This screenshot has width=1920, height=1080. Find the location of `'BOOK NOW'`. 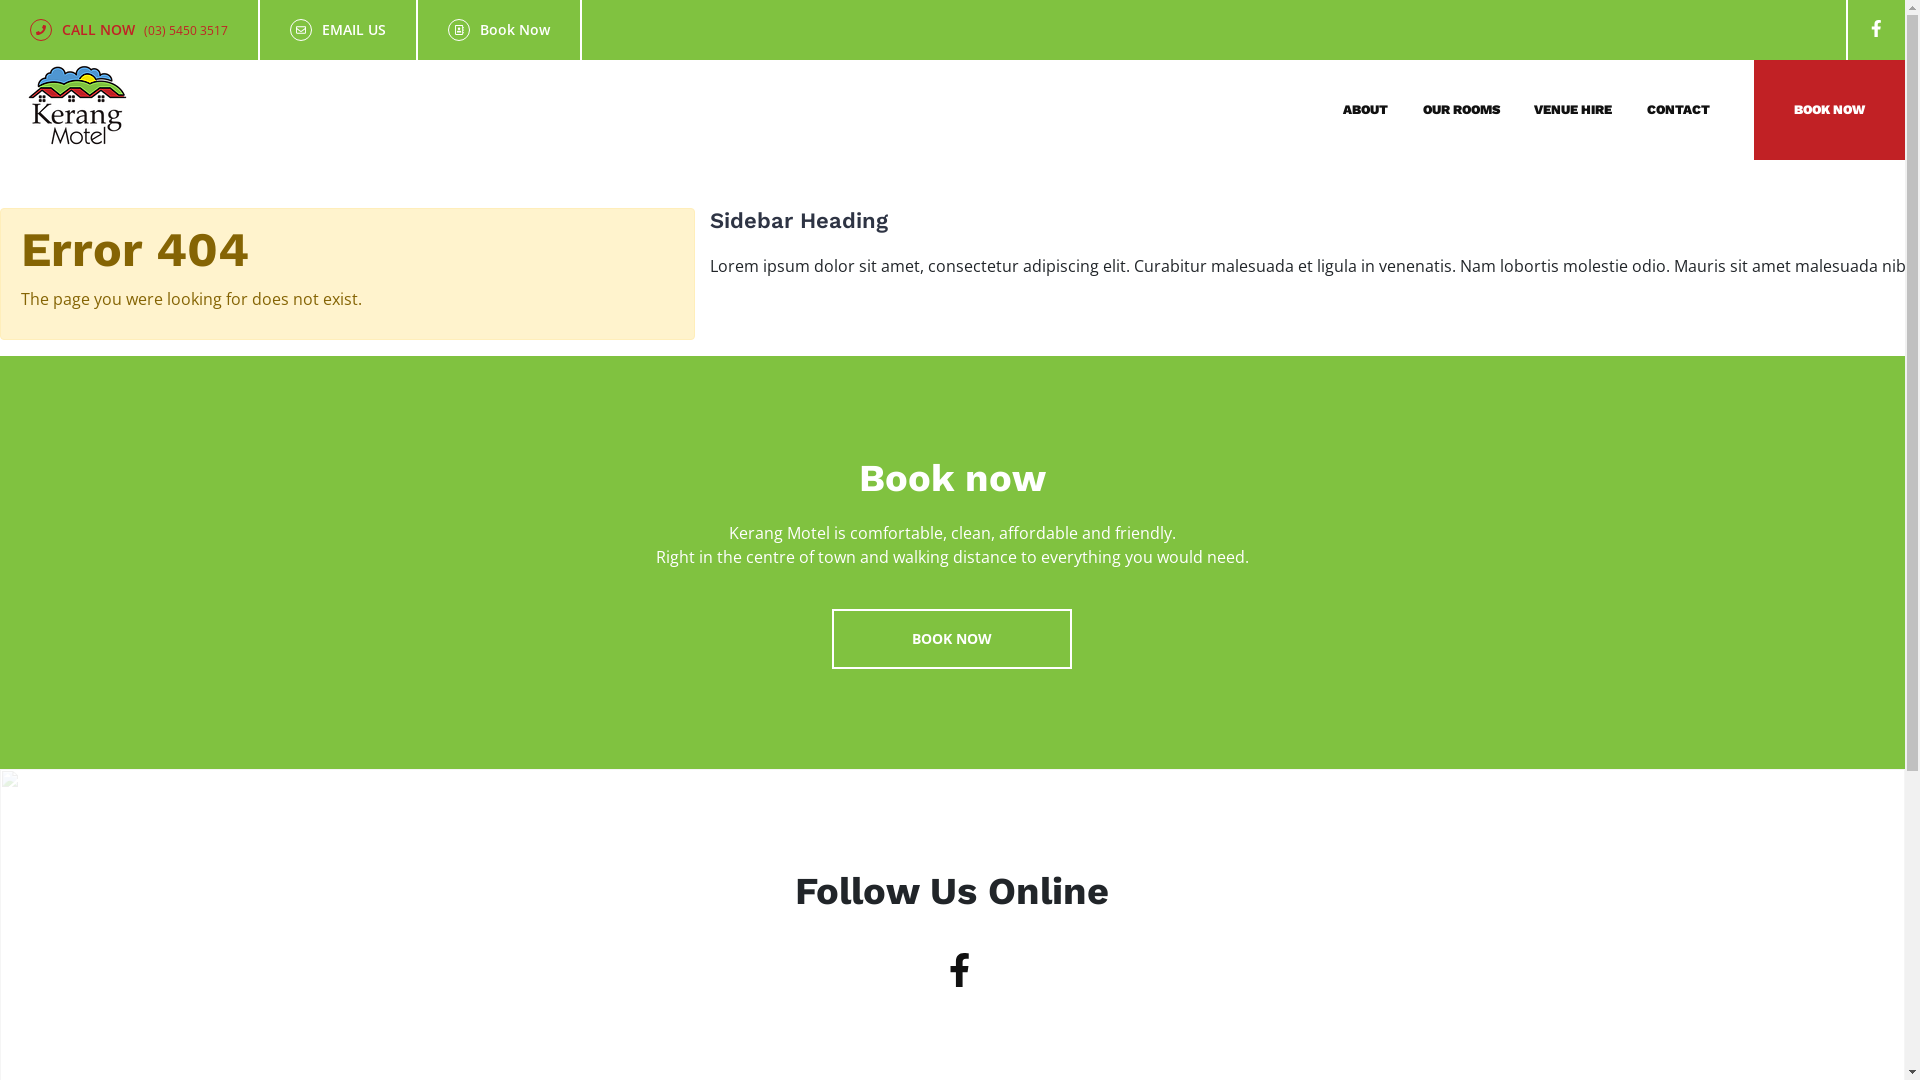

'BOOK NOW' is located at coordinates (831, 639).